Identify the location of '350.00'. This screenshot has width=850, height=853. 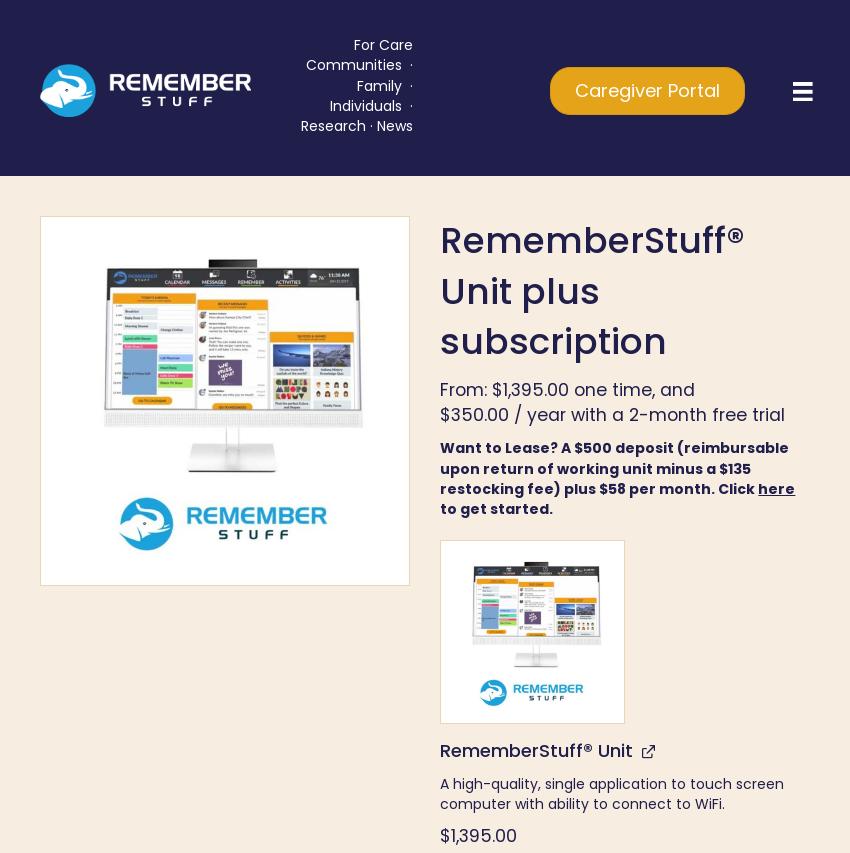
(479, 413).